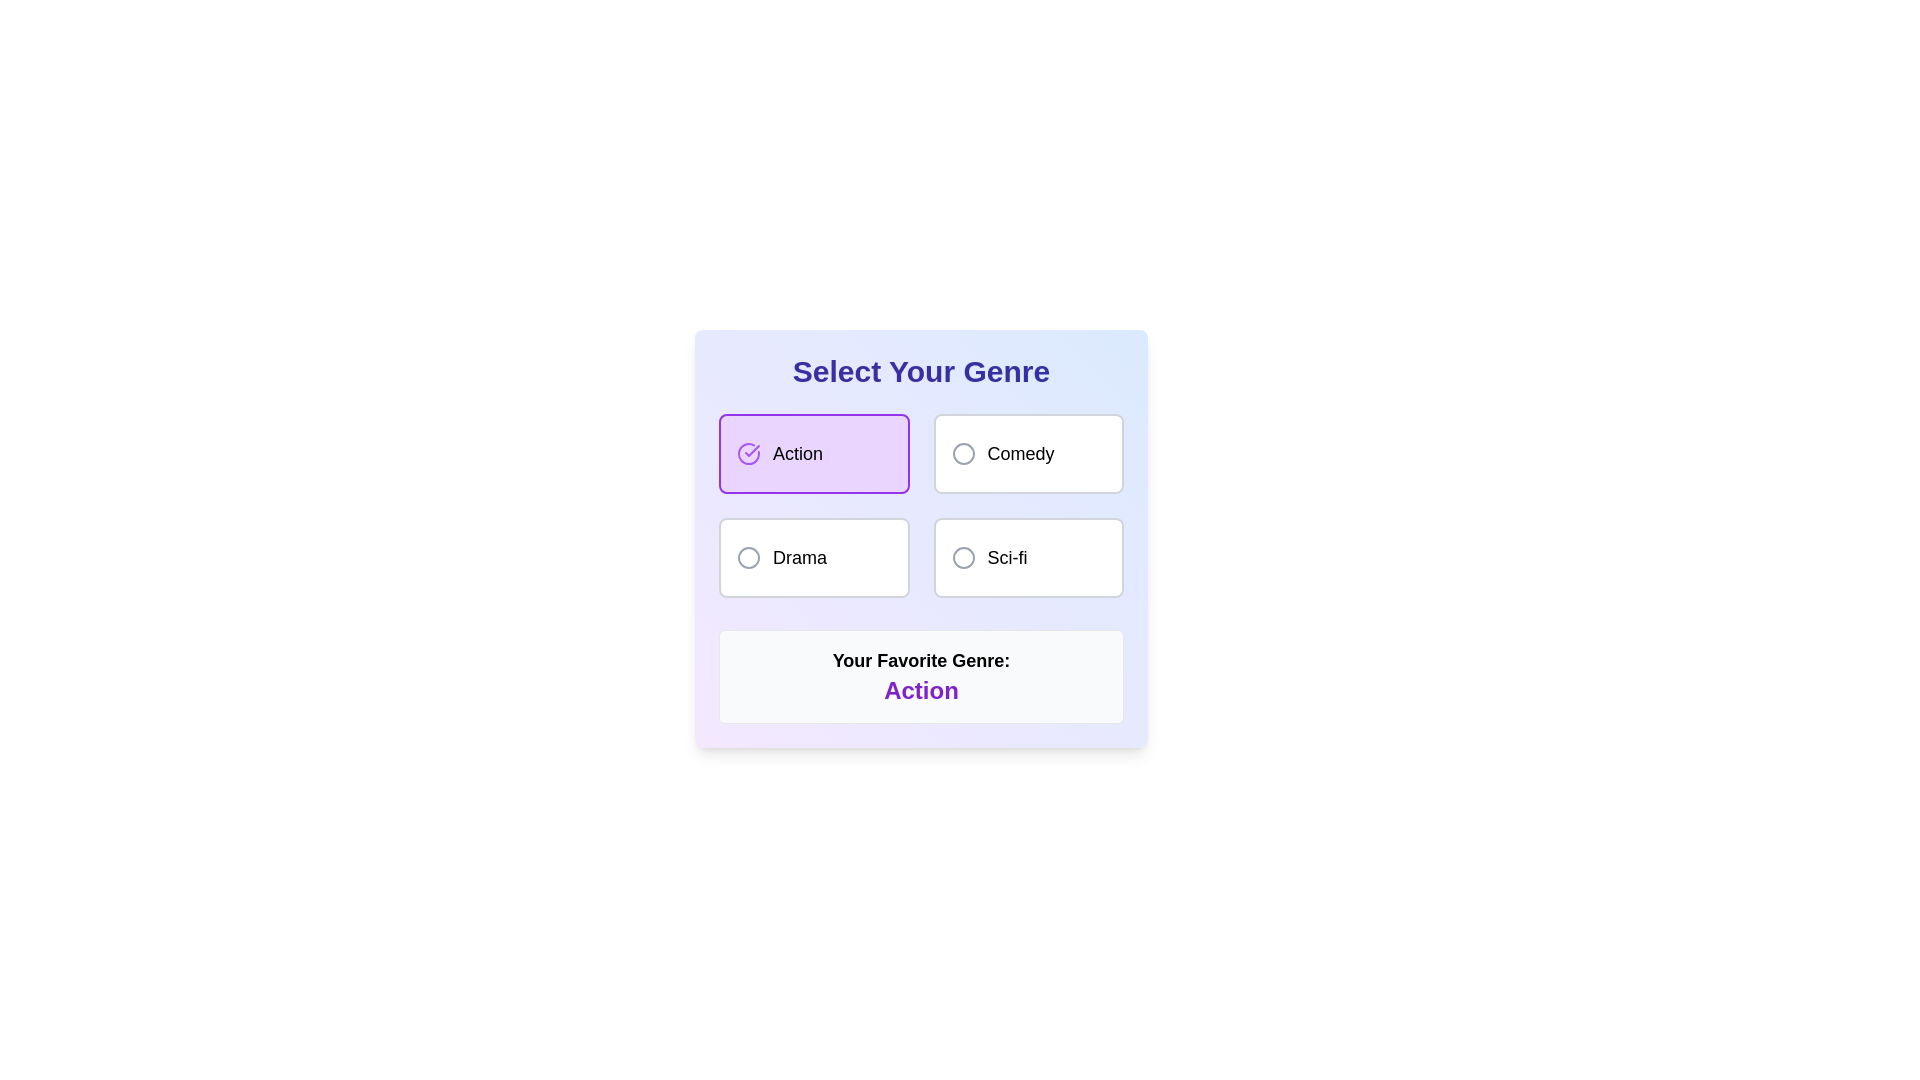 The height and width of the screenshot is (1080, 1920). What do you see at coordinates (1028, 454) in the screenshot?
I see `the 'Comedy' button, which is the second item in a 2x2 grid layout` at bounding box center [1028, 454].